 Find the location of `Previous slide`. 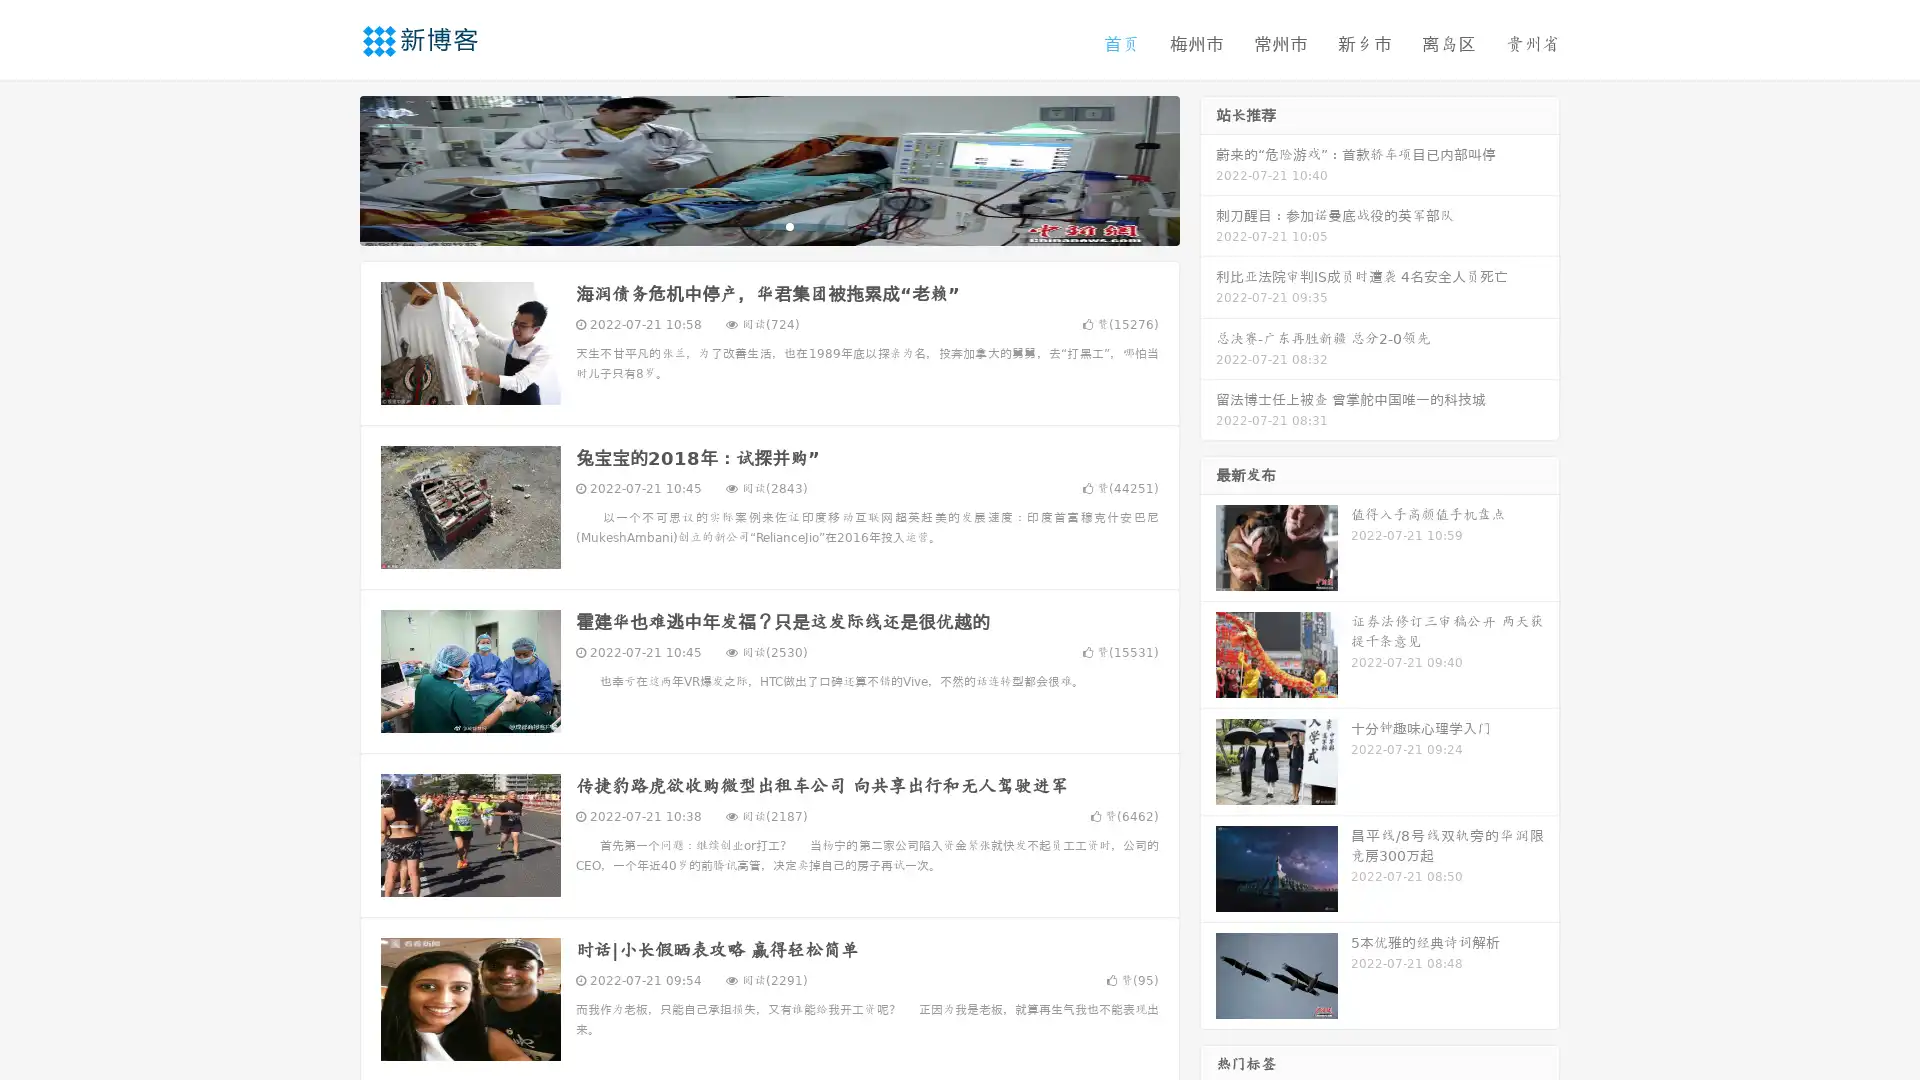

Previous slide is located at coordinates (330, 168).